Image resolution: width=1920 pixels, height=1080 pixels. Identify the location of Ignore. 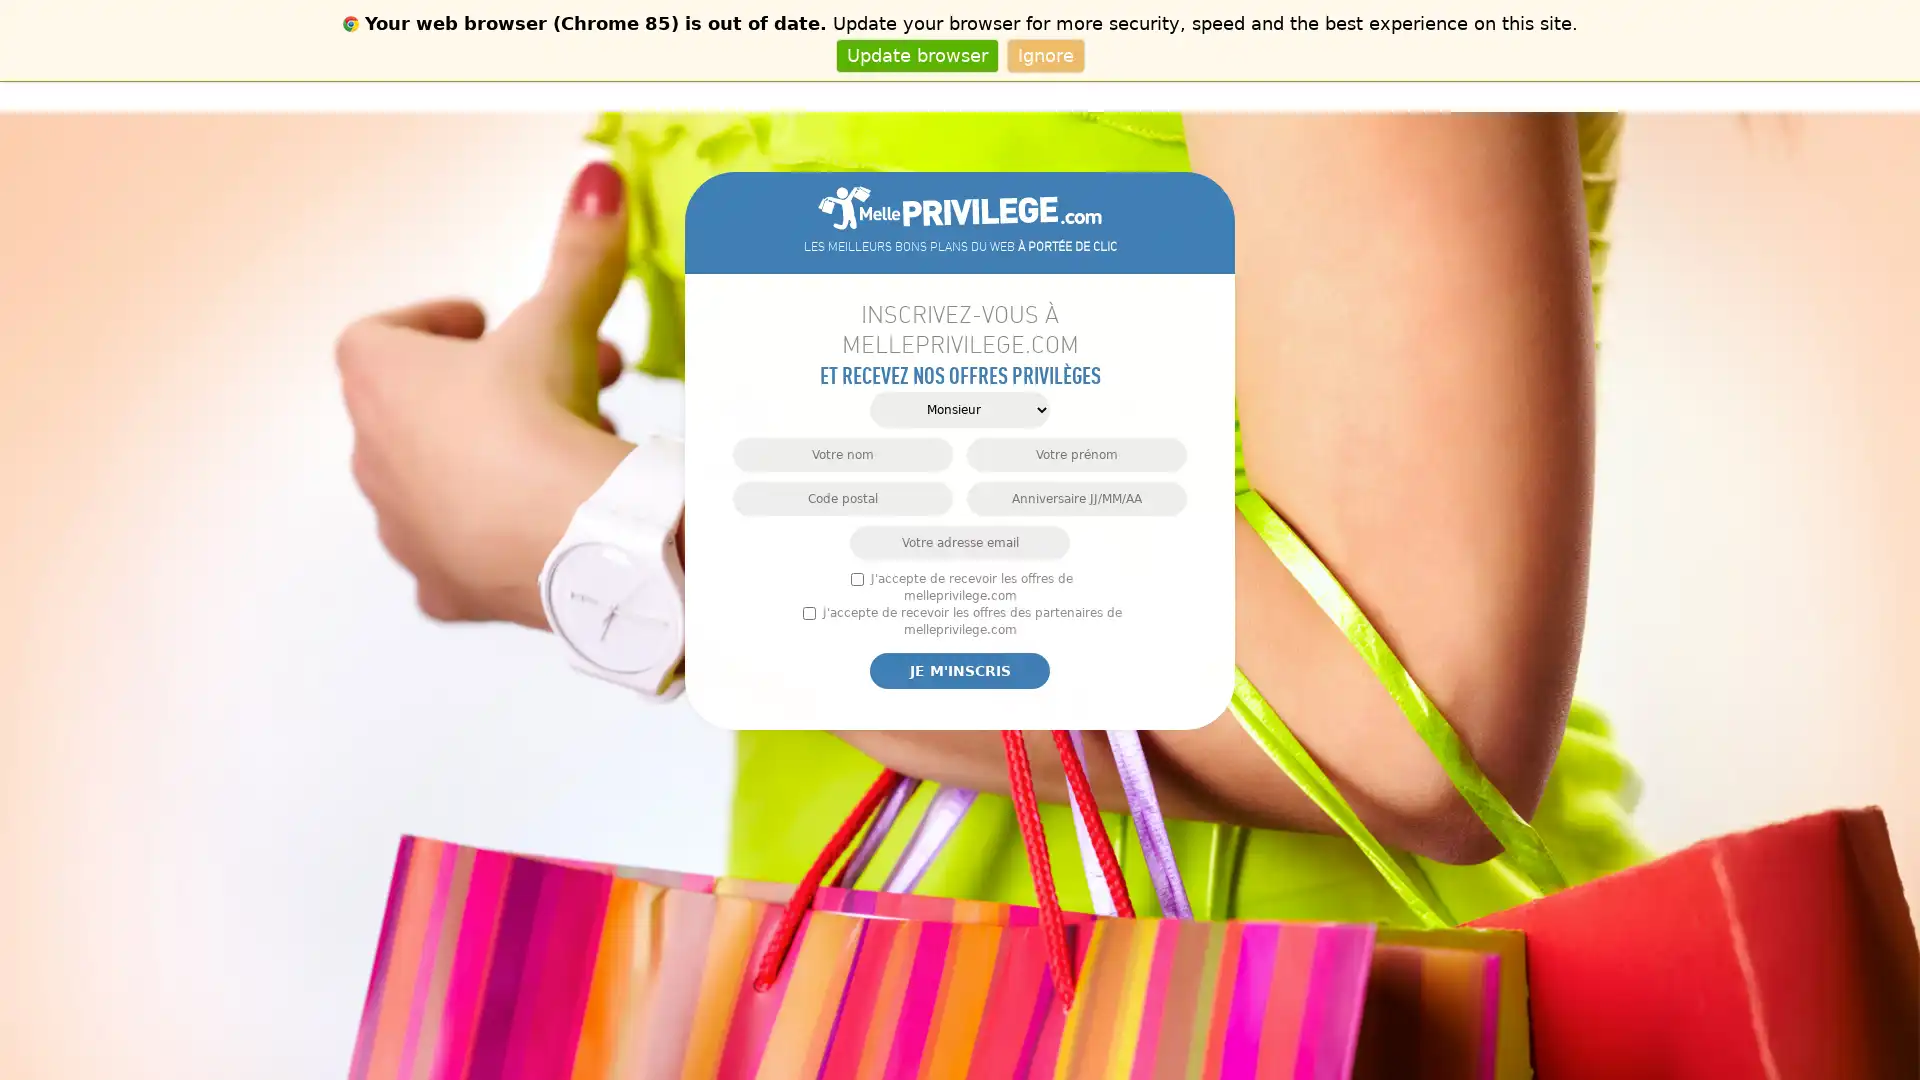
(1044, 54).